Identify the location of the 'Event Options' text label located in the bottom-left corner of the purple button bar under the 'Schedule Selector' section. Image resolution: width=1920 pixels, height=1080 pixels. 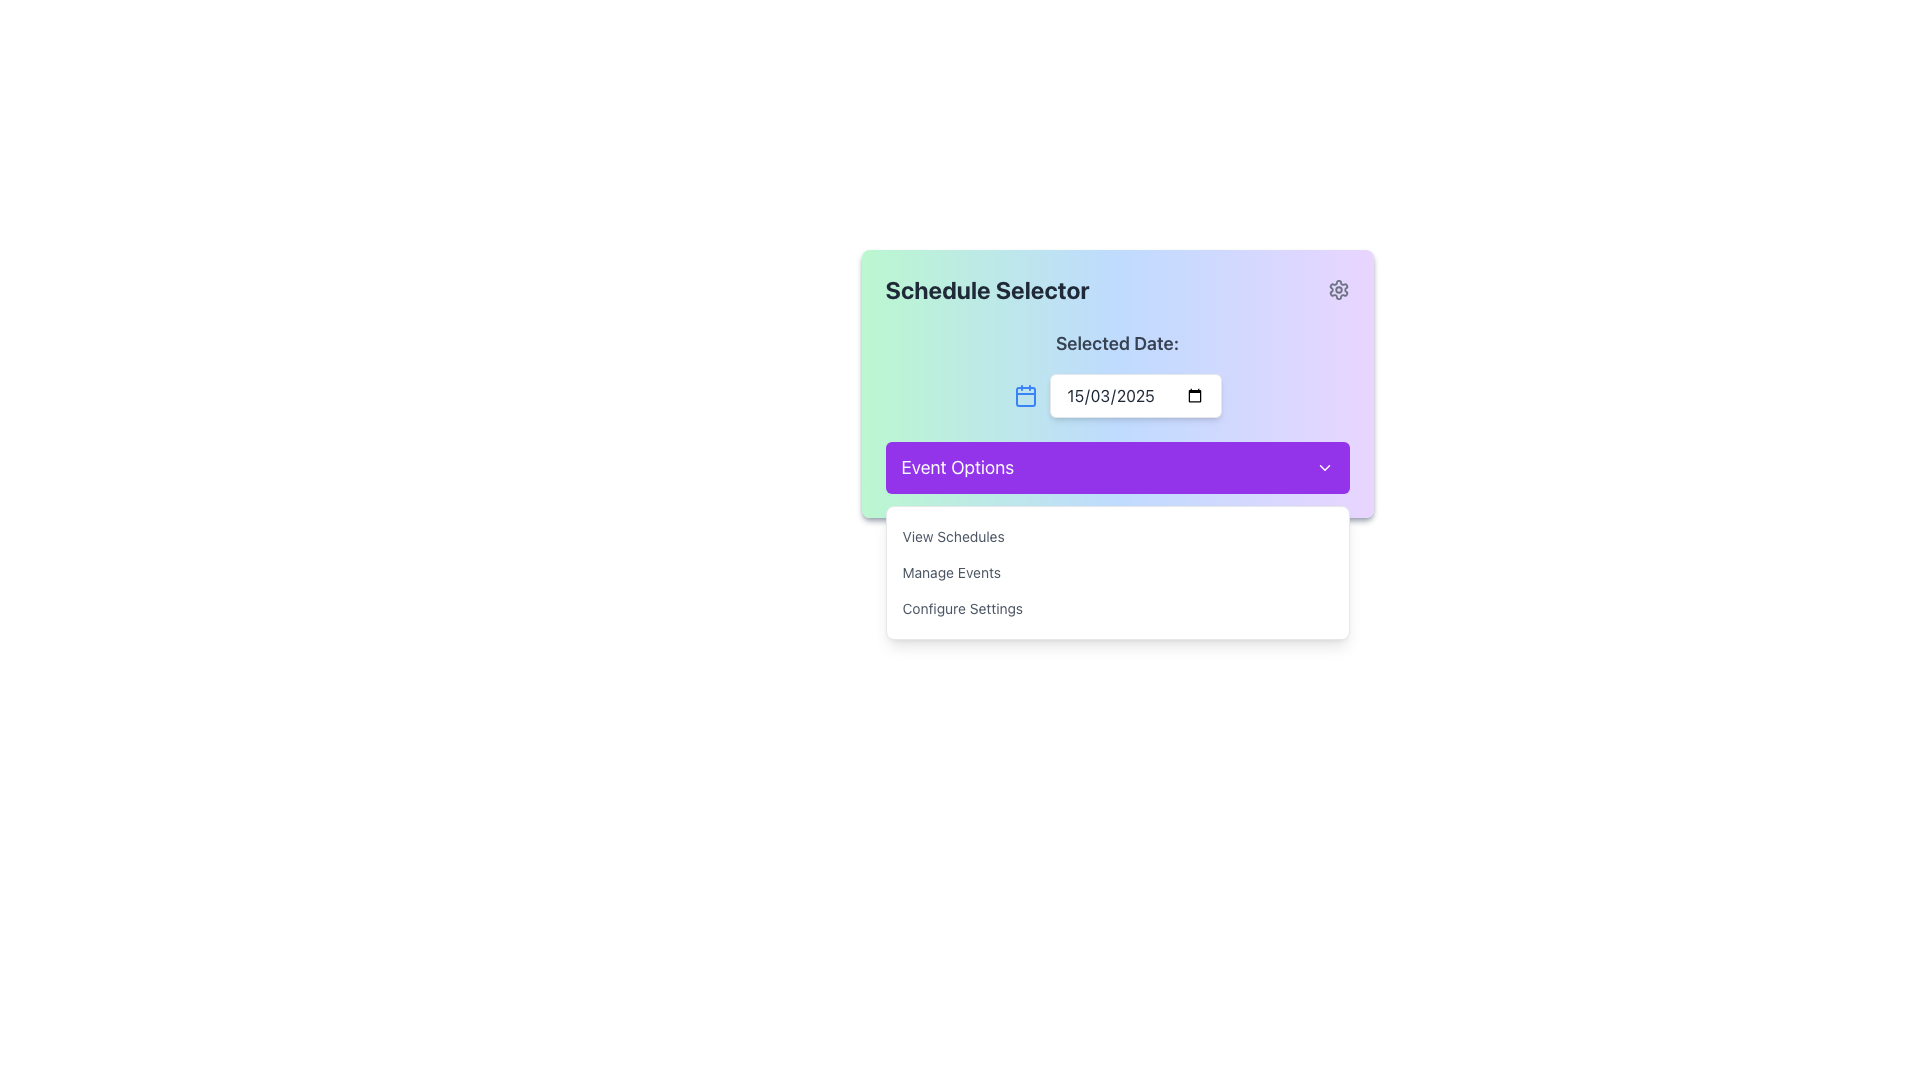
(956, 467).